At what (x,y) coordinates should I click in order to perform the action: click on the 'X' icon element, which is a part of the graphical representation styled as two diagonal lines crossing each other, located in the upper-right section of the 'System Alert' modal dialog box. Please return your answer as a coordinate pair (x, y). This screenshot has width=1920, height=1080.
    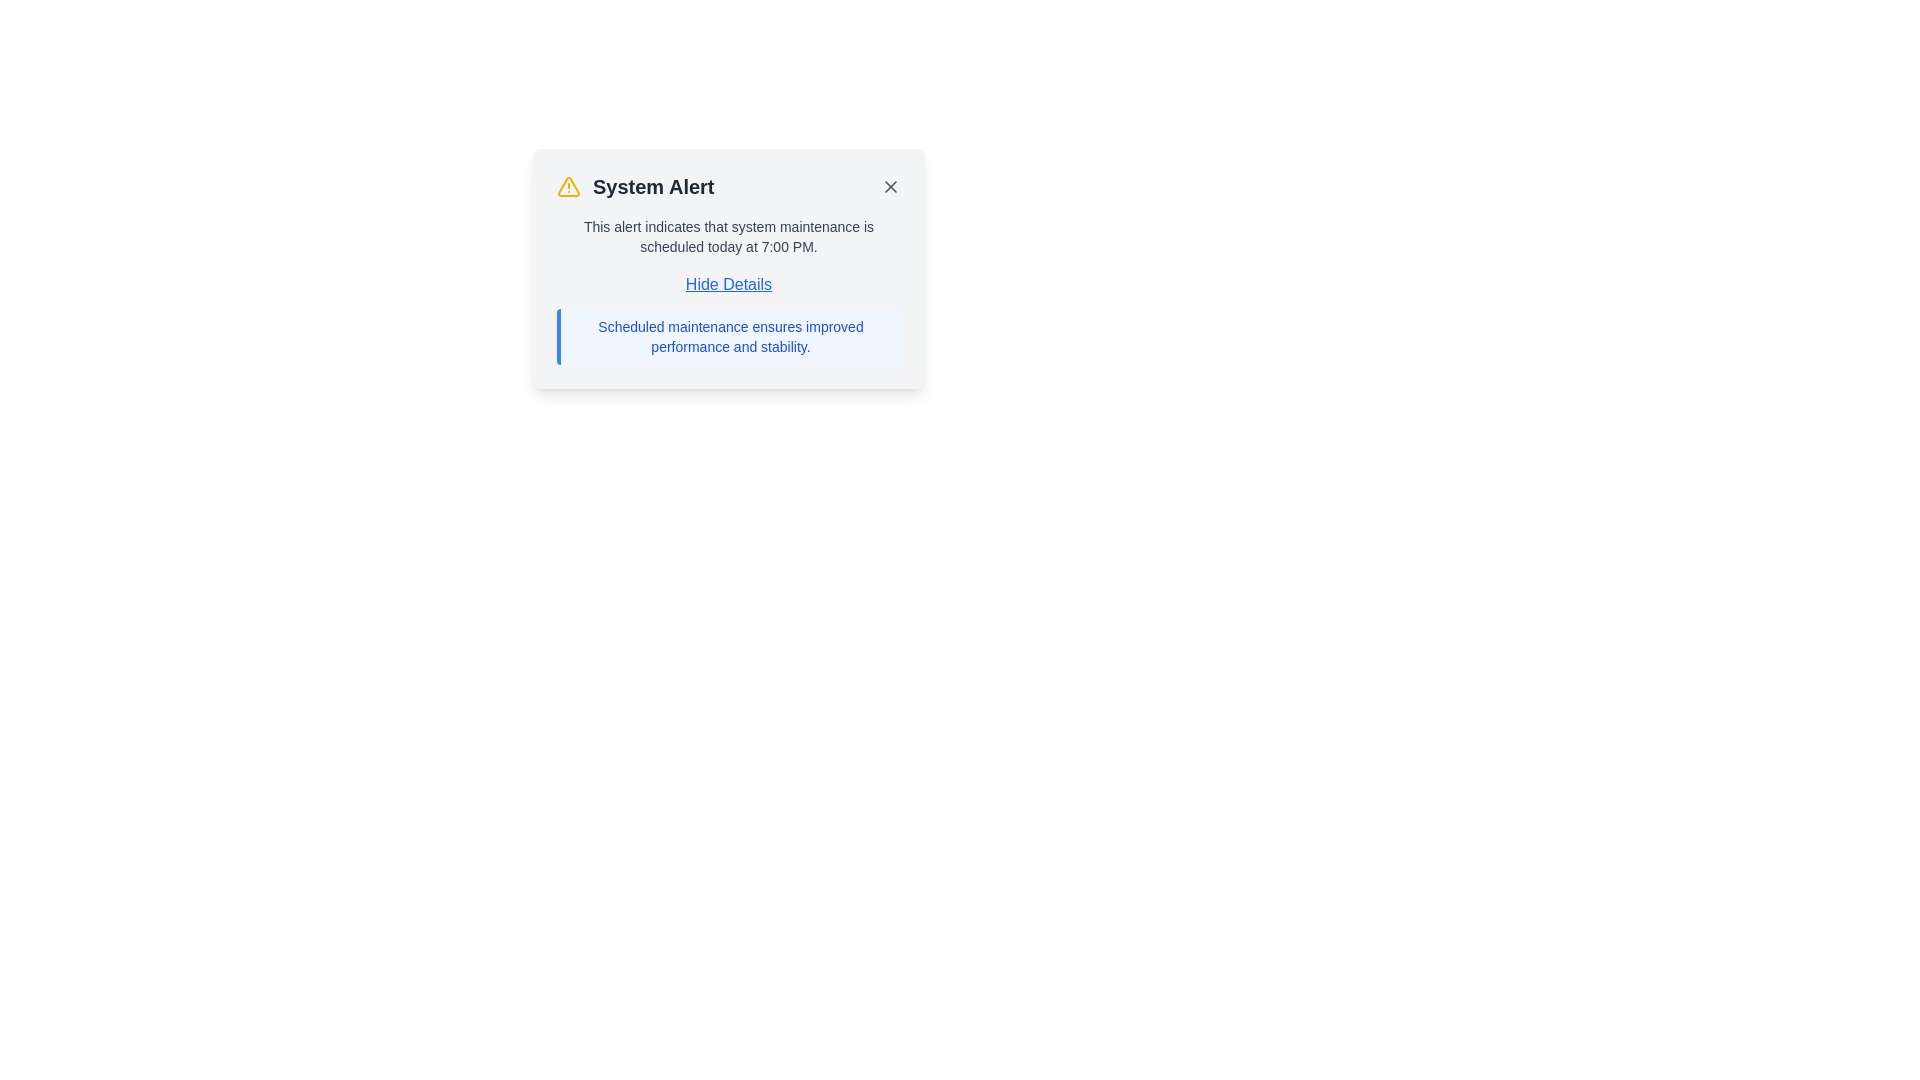
    Looking at the image, I should click on (890, 186).